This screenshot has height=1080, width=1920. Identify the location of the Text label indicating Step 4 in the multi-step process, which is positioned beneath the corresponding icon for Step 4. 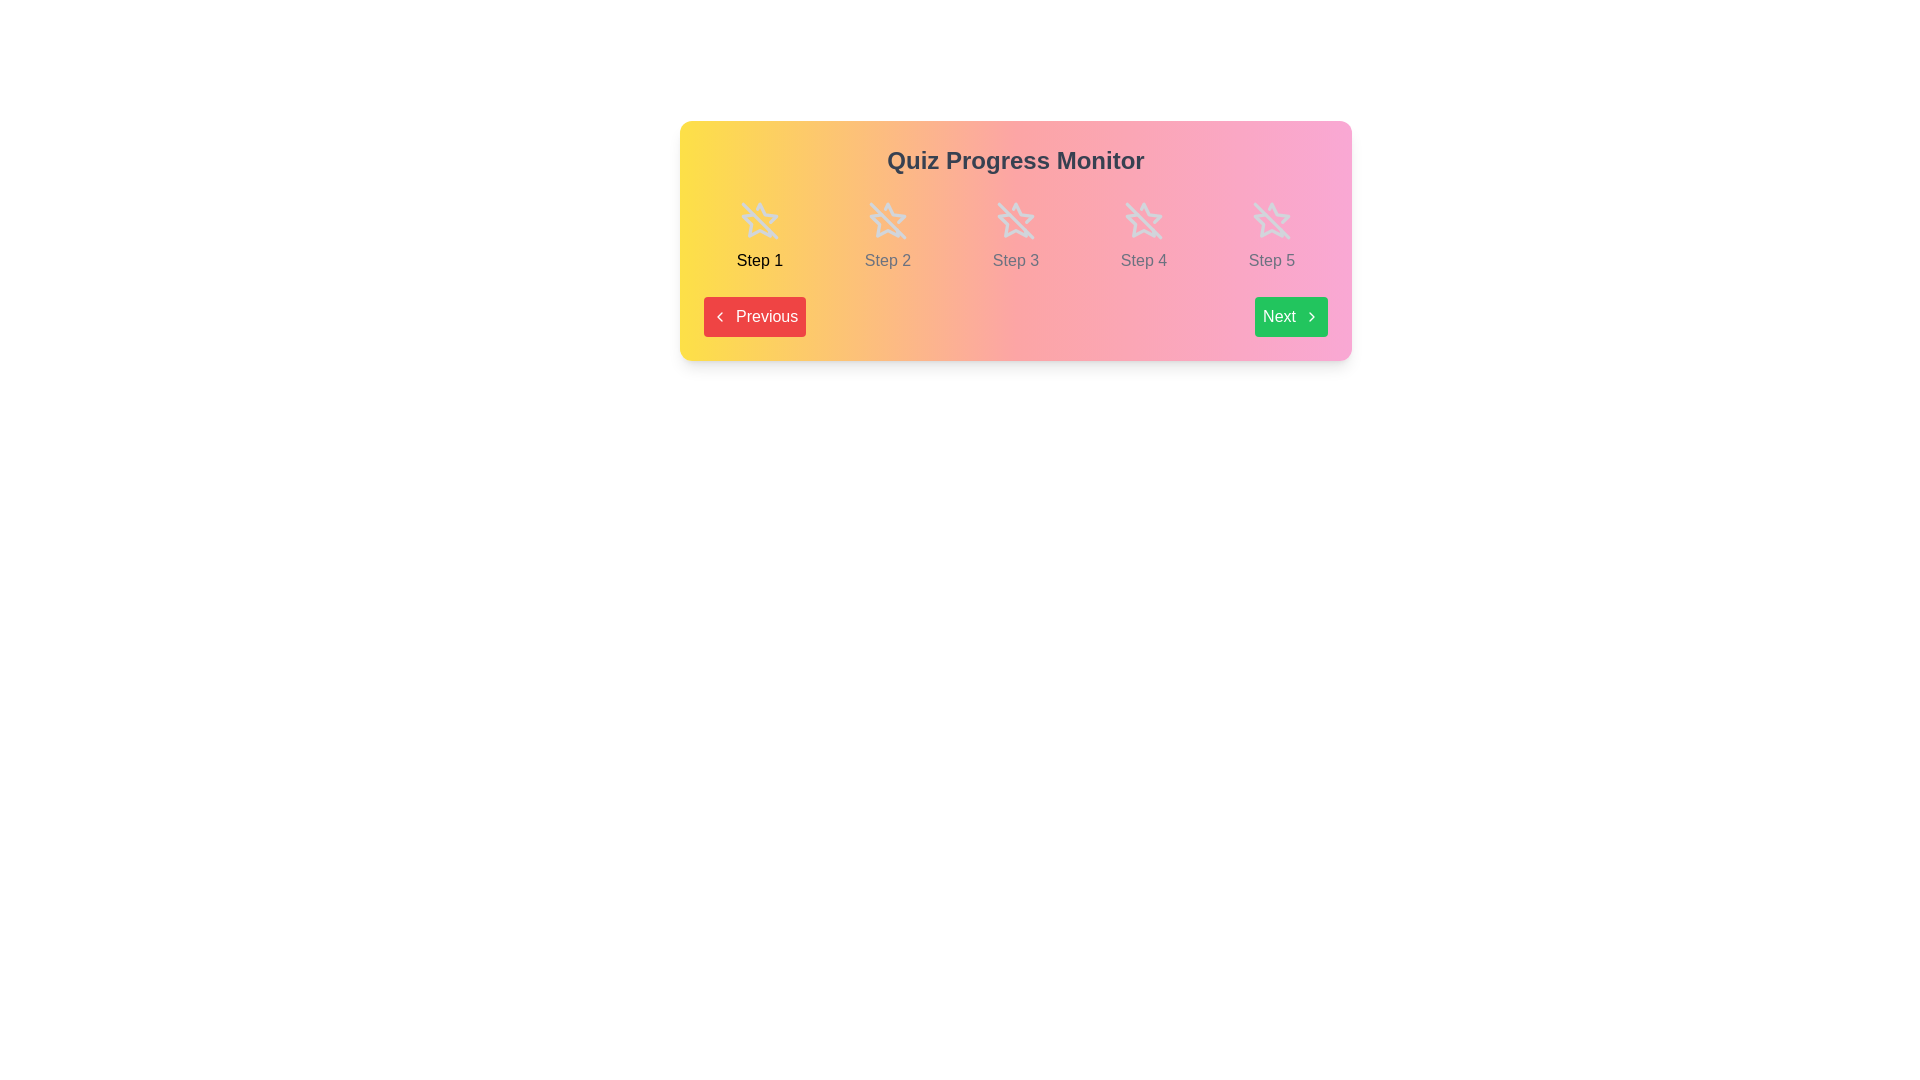
(1143, 260).